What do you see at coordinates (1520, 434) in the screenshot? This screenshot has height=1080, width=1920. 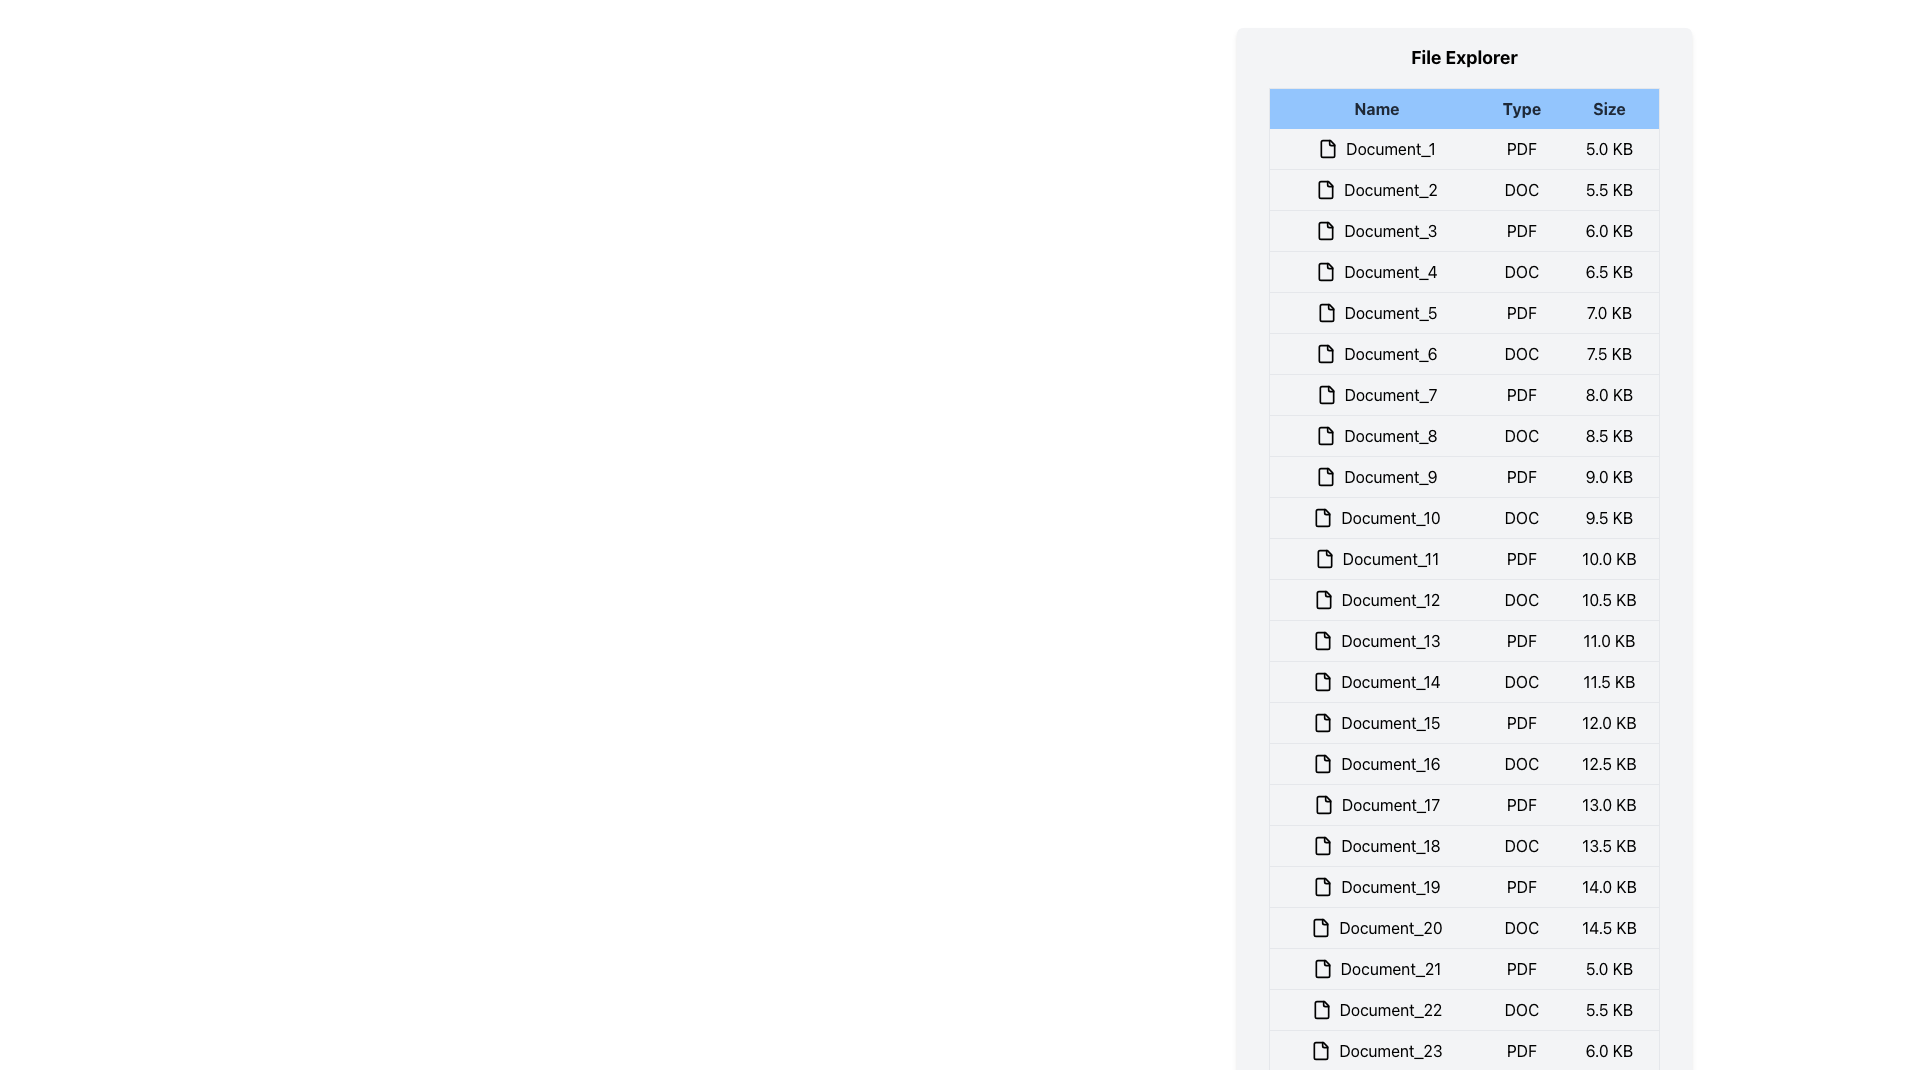 I see `the text label indicating the file type of 'Document_8' in the 'Type' column` at bounding box center [1520, 434].